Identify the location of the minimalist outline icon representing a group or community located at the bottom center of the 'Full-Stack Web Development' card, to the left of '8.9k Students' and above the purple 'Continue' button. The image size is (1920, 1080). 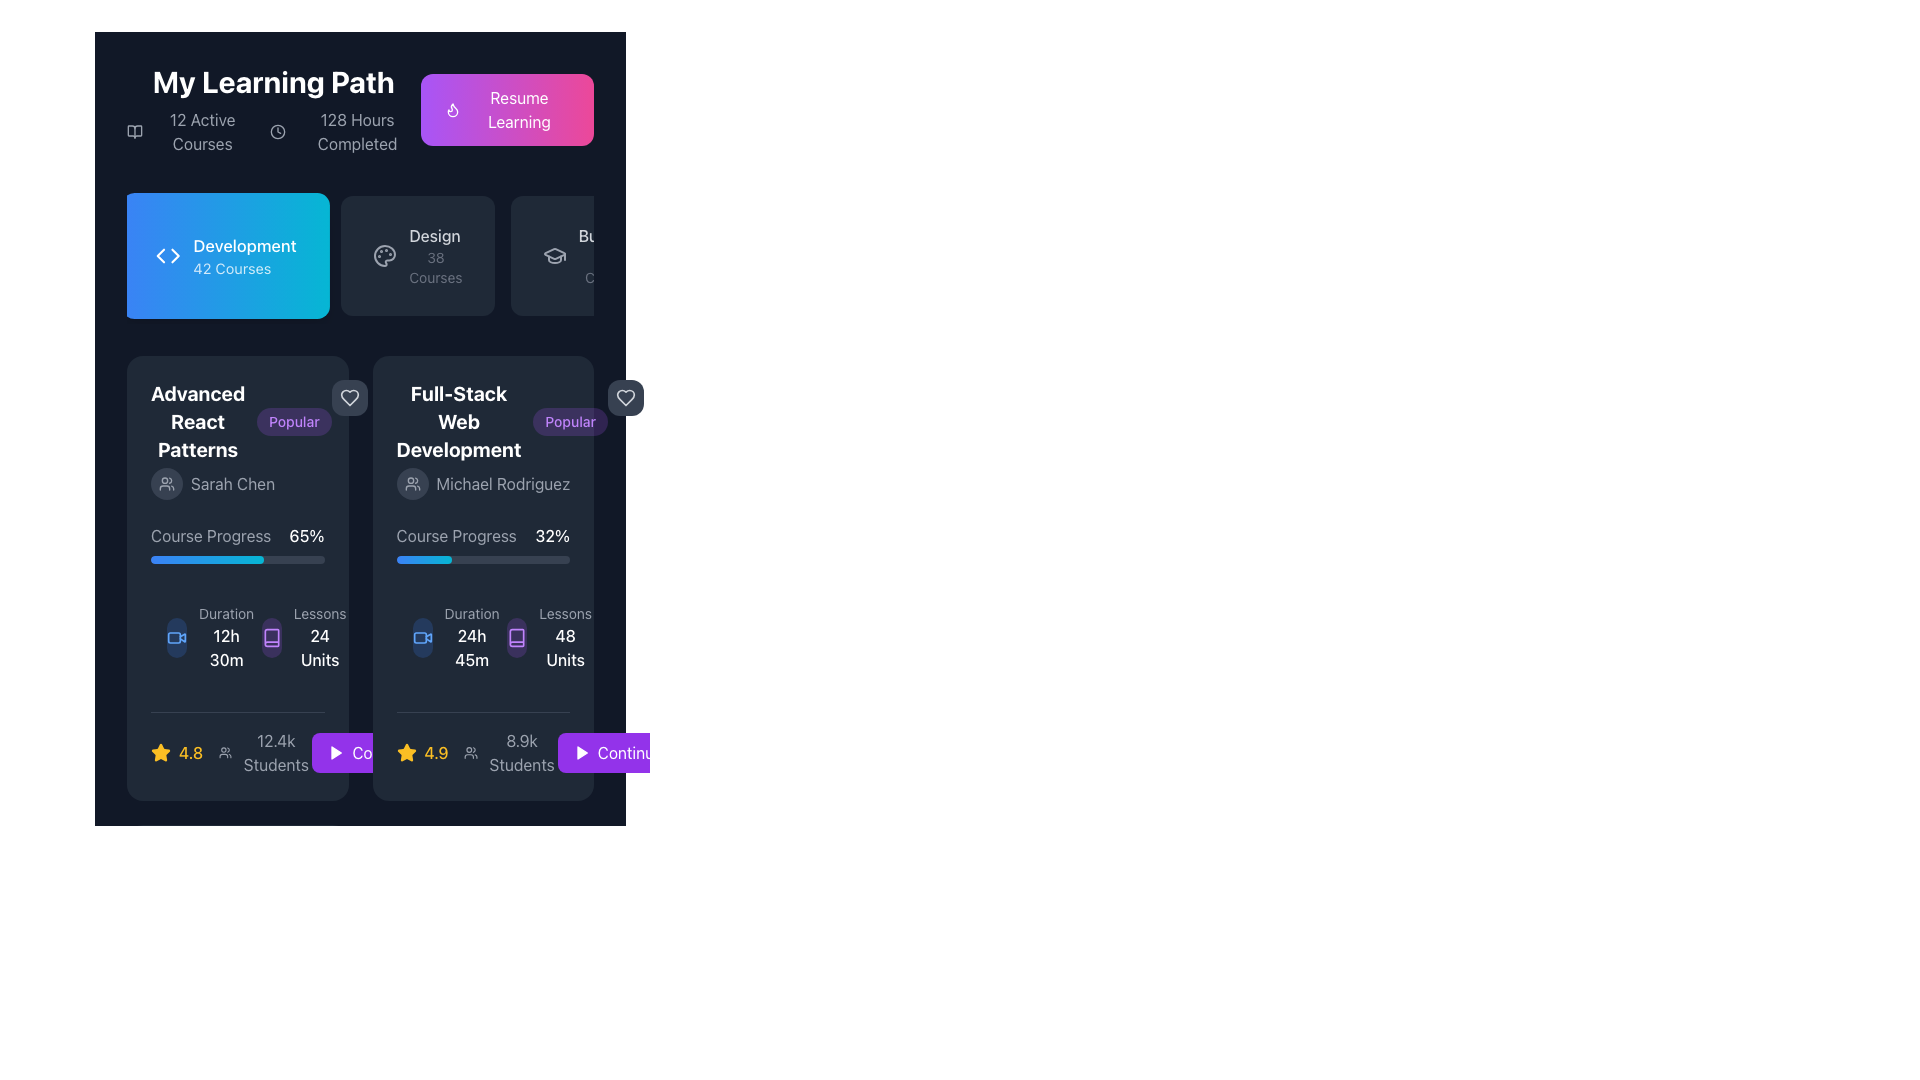
(470, 752).